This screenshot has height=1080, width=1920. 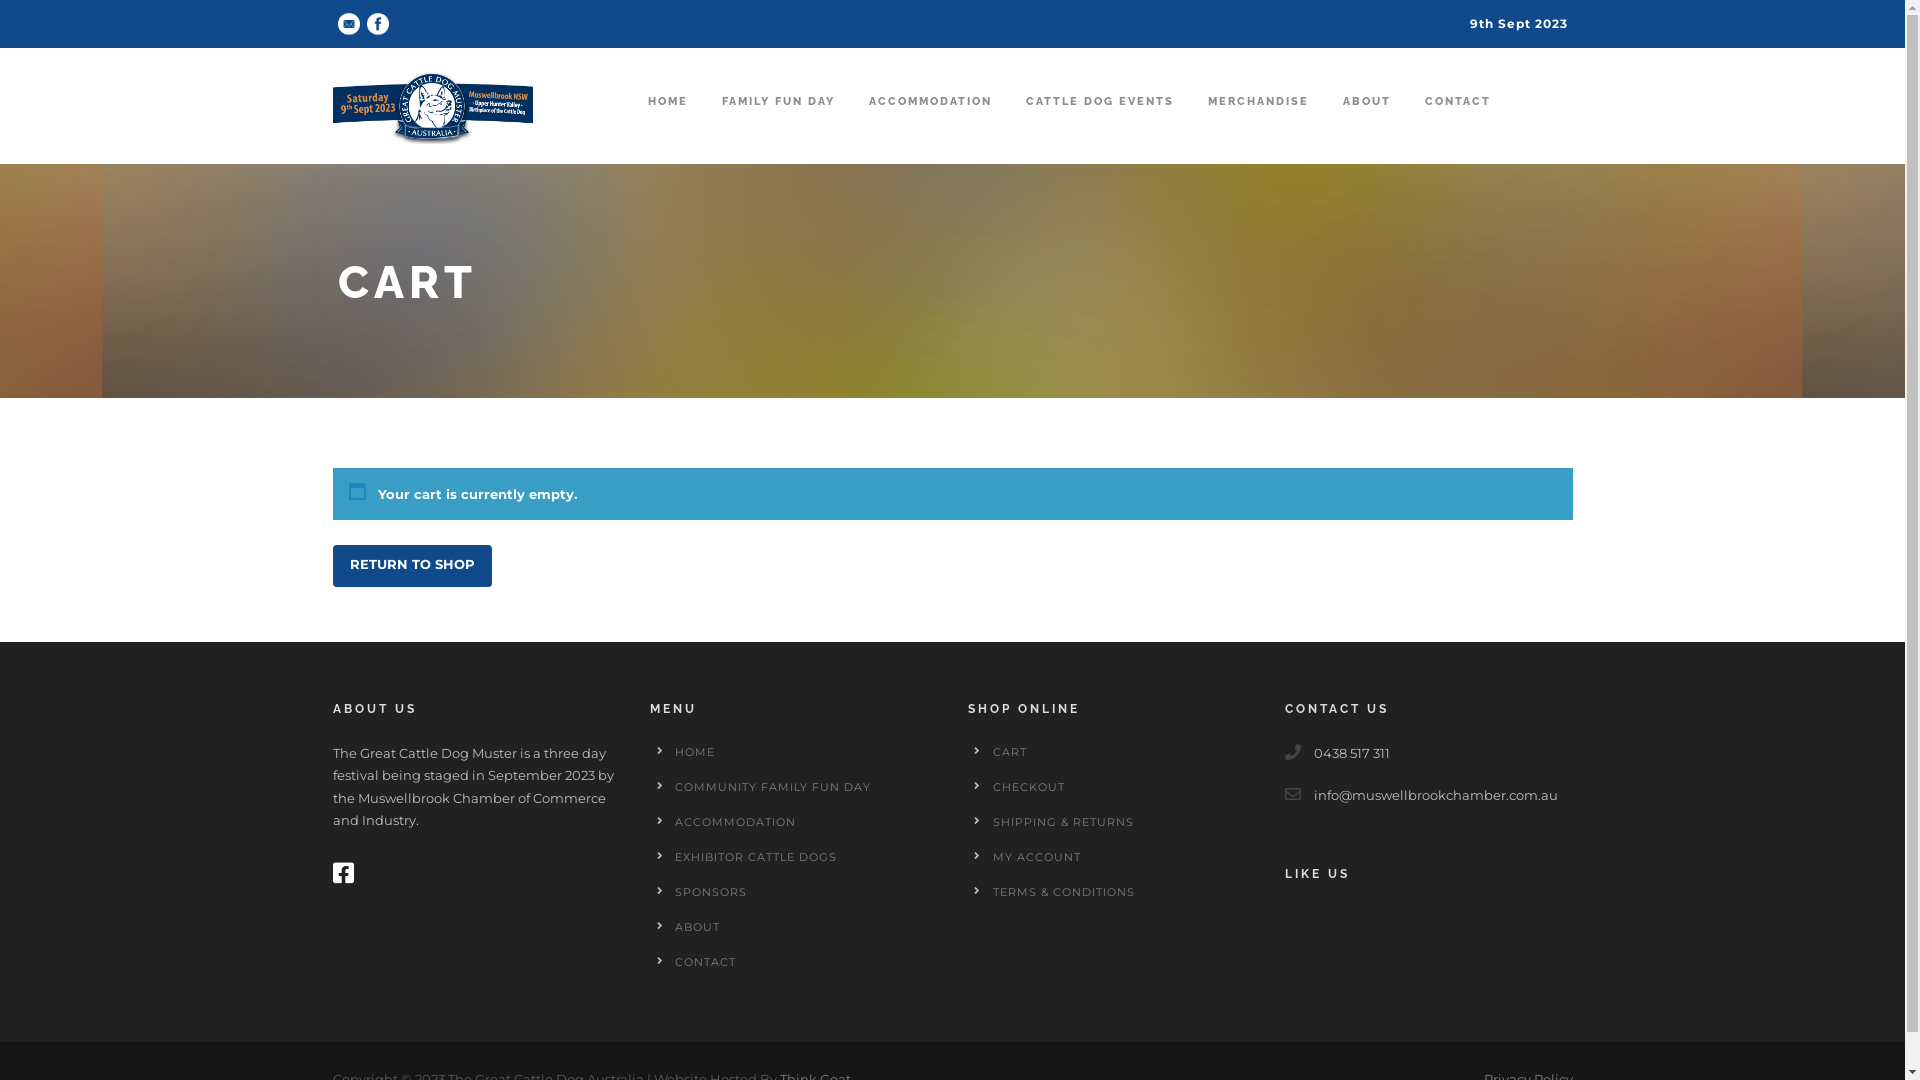 What do you see at coordinates (1061, 890) in the screenshot?
I see `'TERMS & CONDITIONS'` at bounding box center [1061, 890].